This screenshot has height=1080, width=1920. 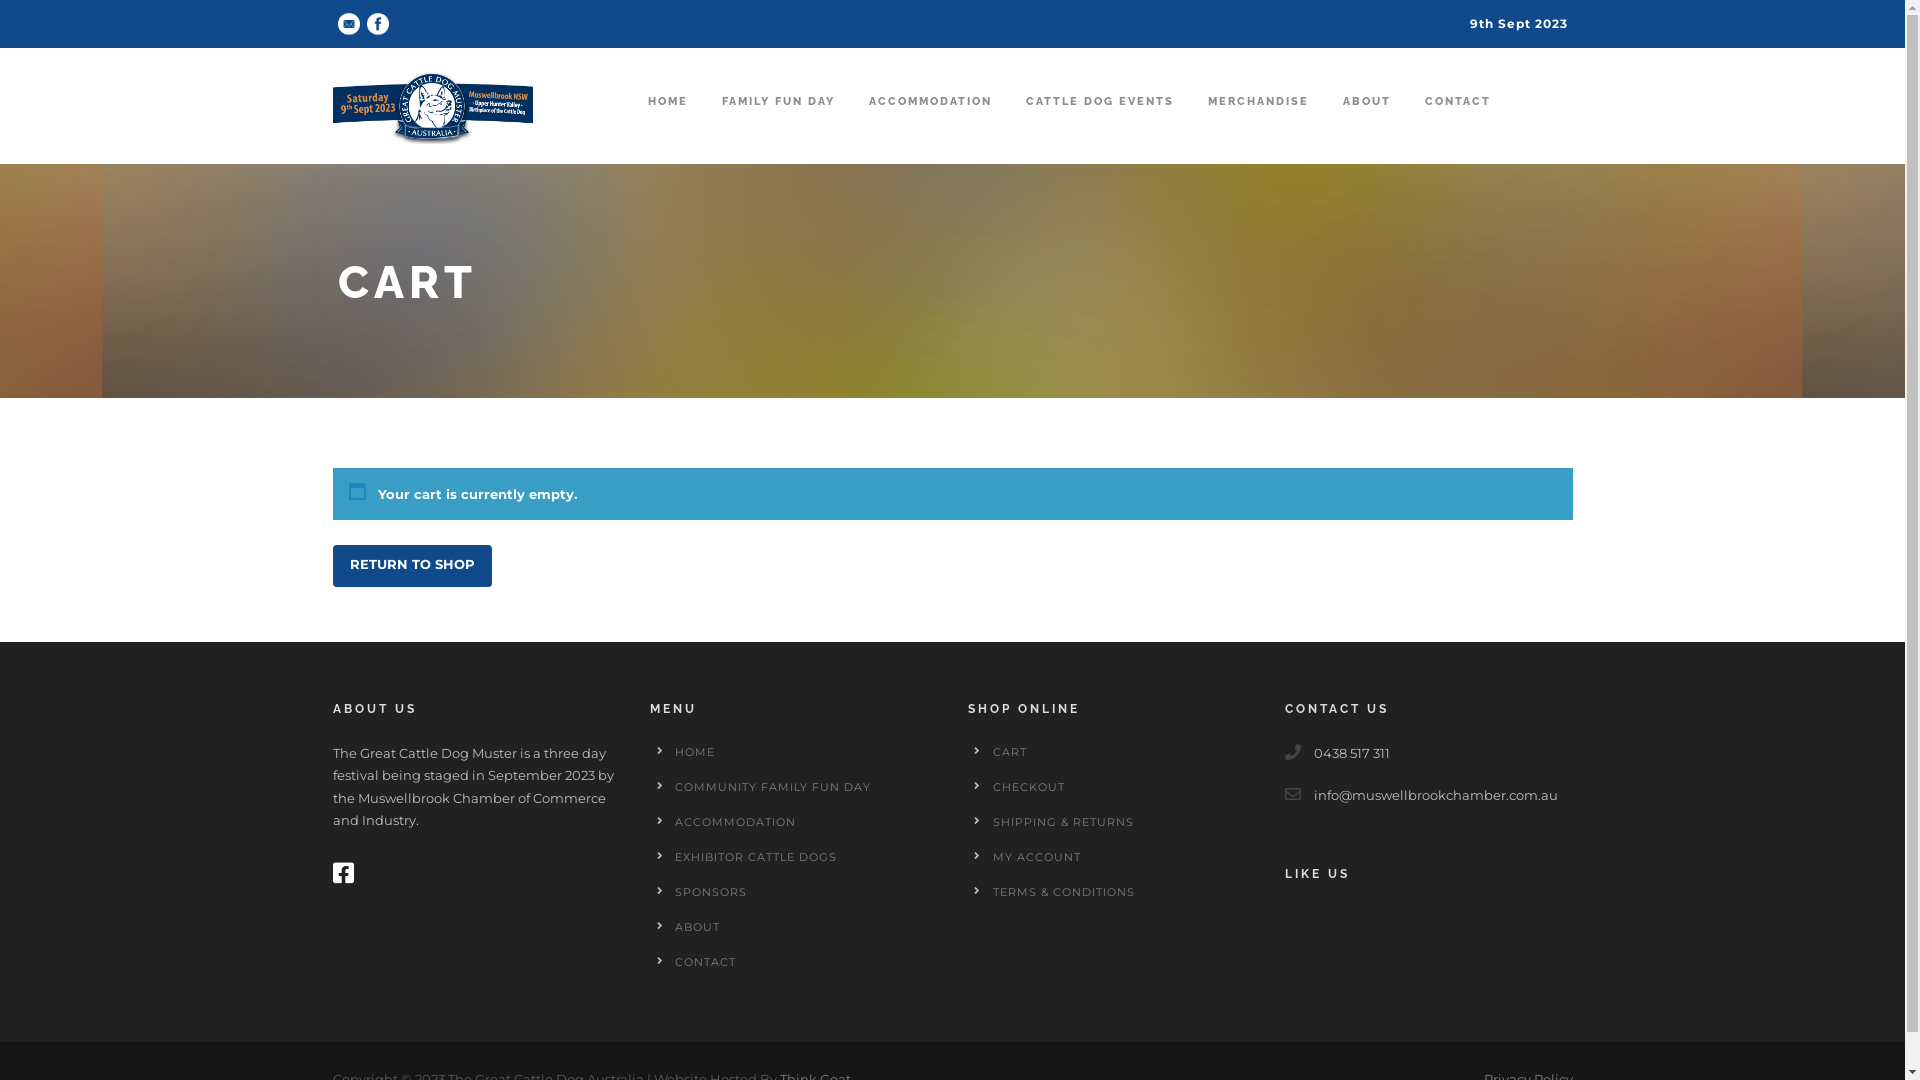 What do you see at coordinates (1061, 890) in the screenshot?
I see `'TERMS & CONDITIONS'` at bounding box center [1061, 890].